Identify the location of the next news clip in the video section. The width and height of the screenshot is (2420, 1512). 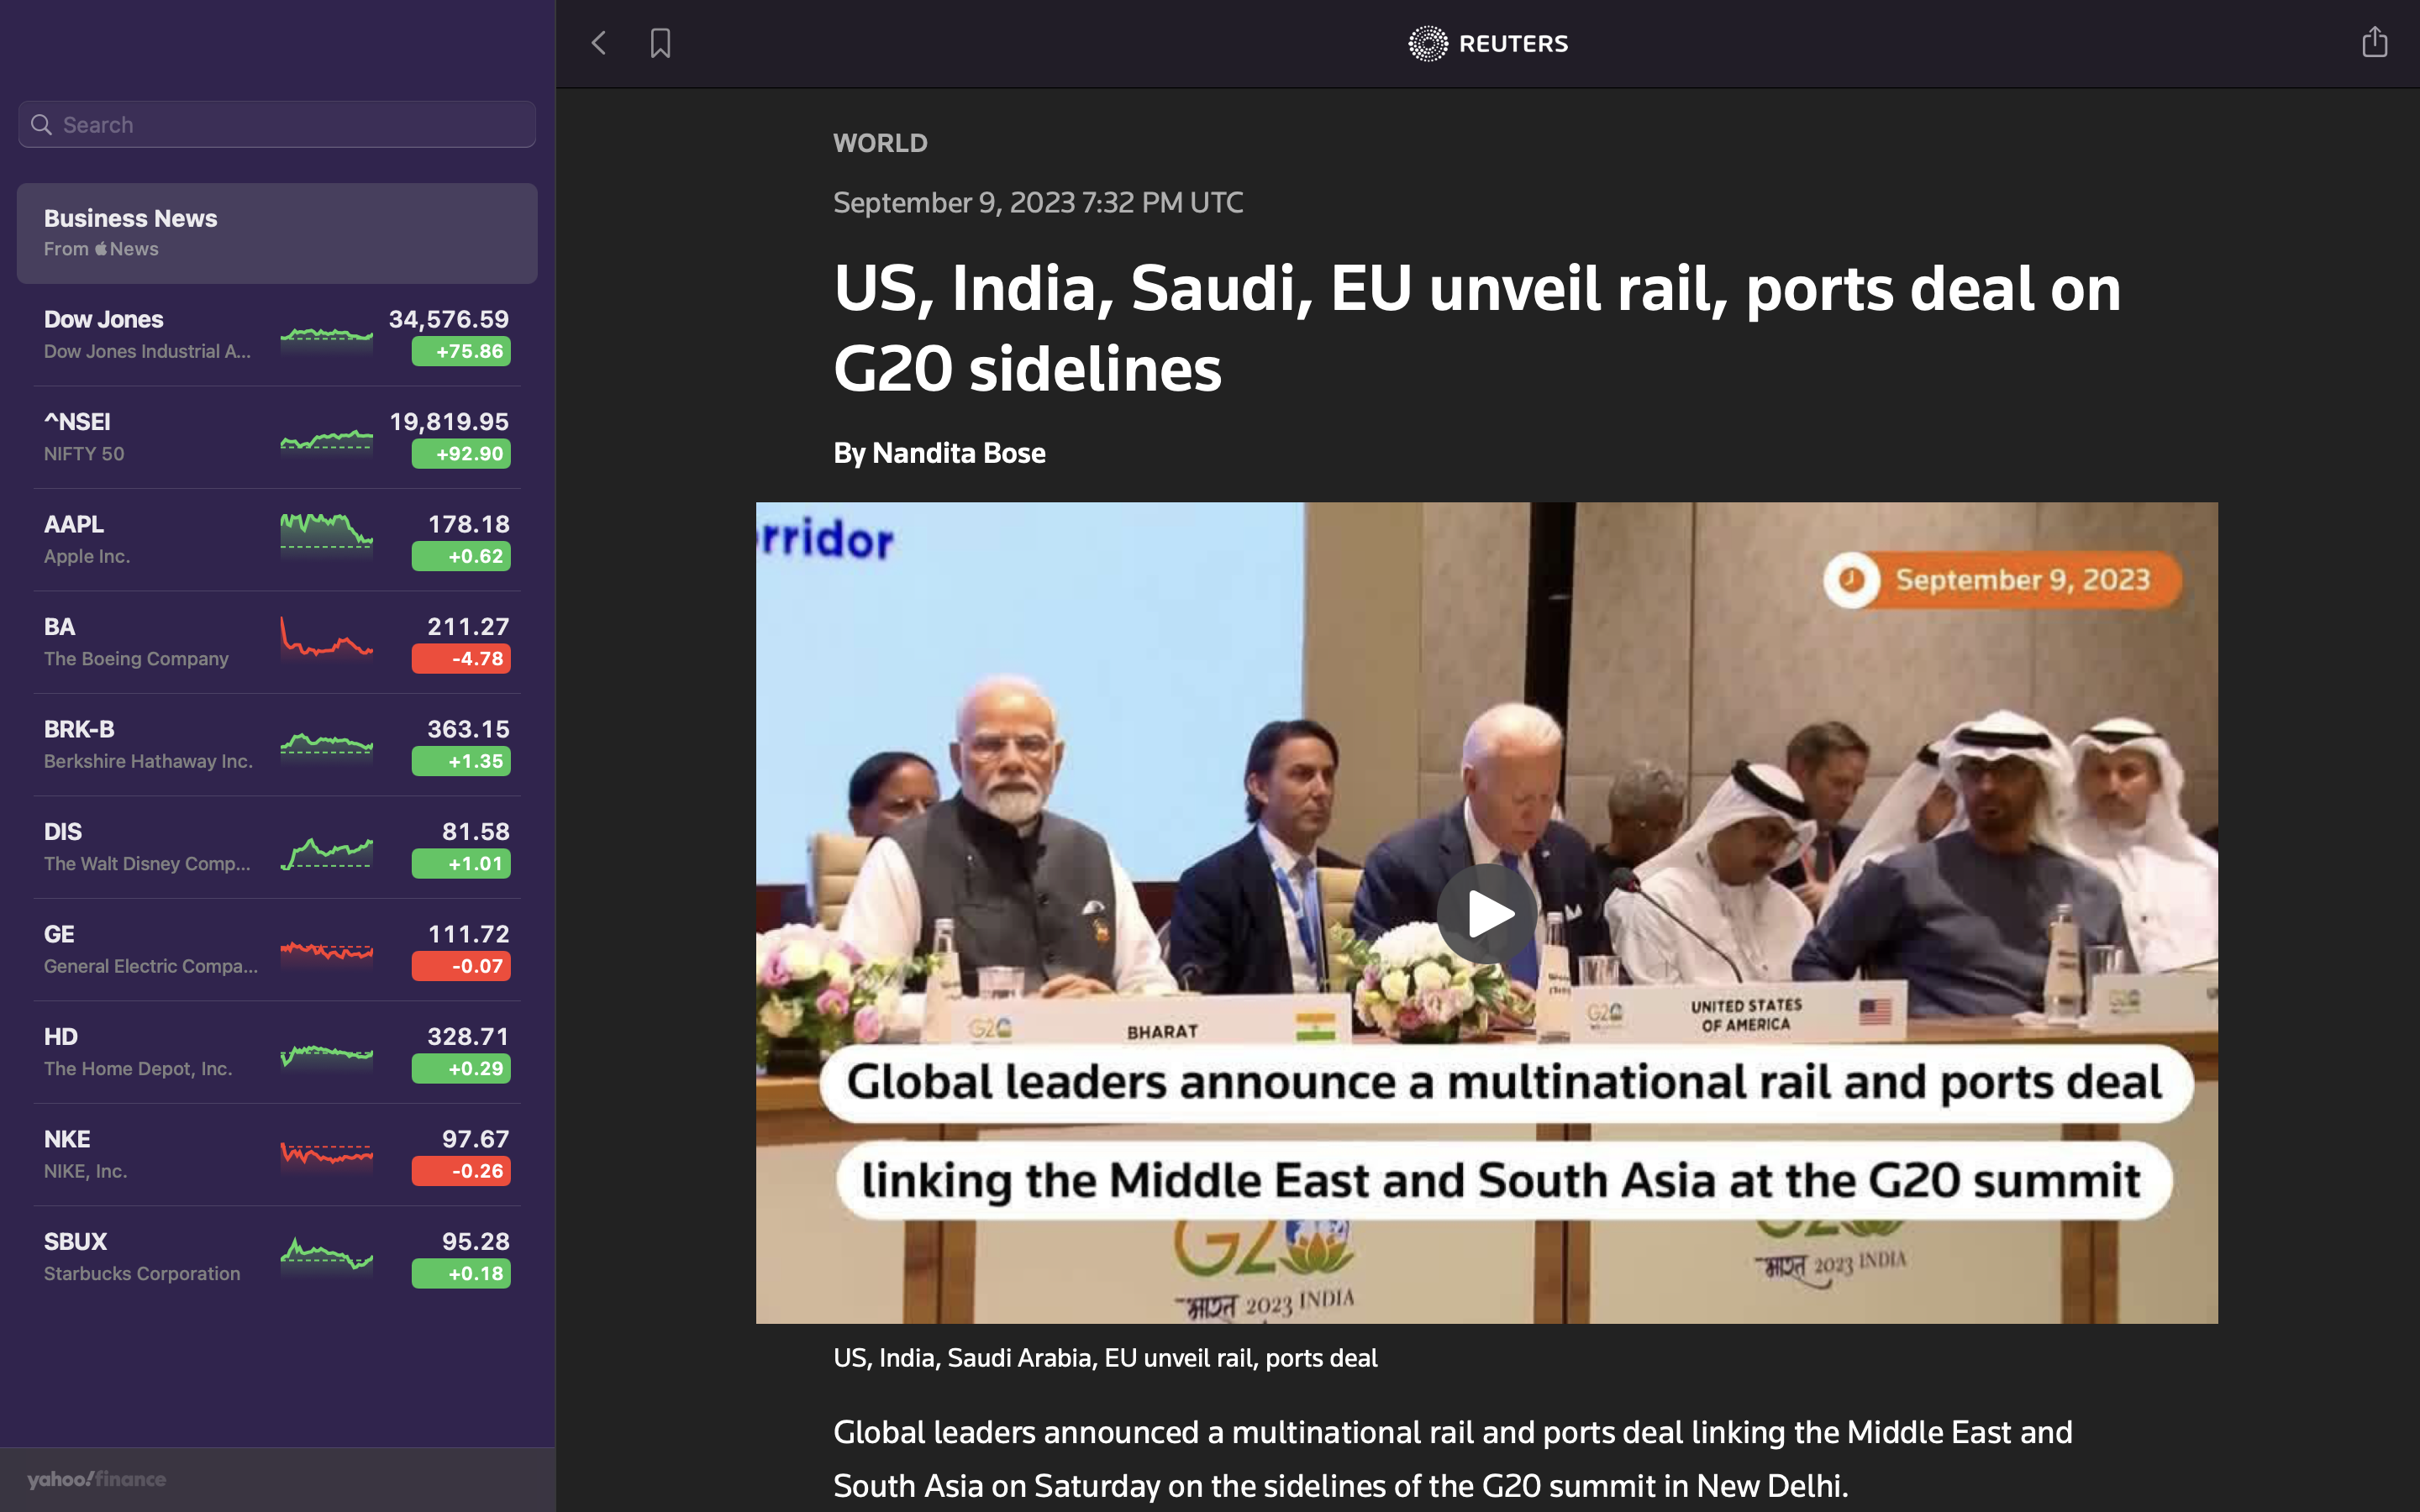
(1488, 909).